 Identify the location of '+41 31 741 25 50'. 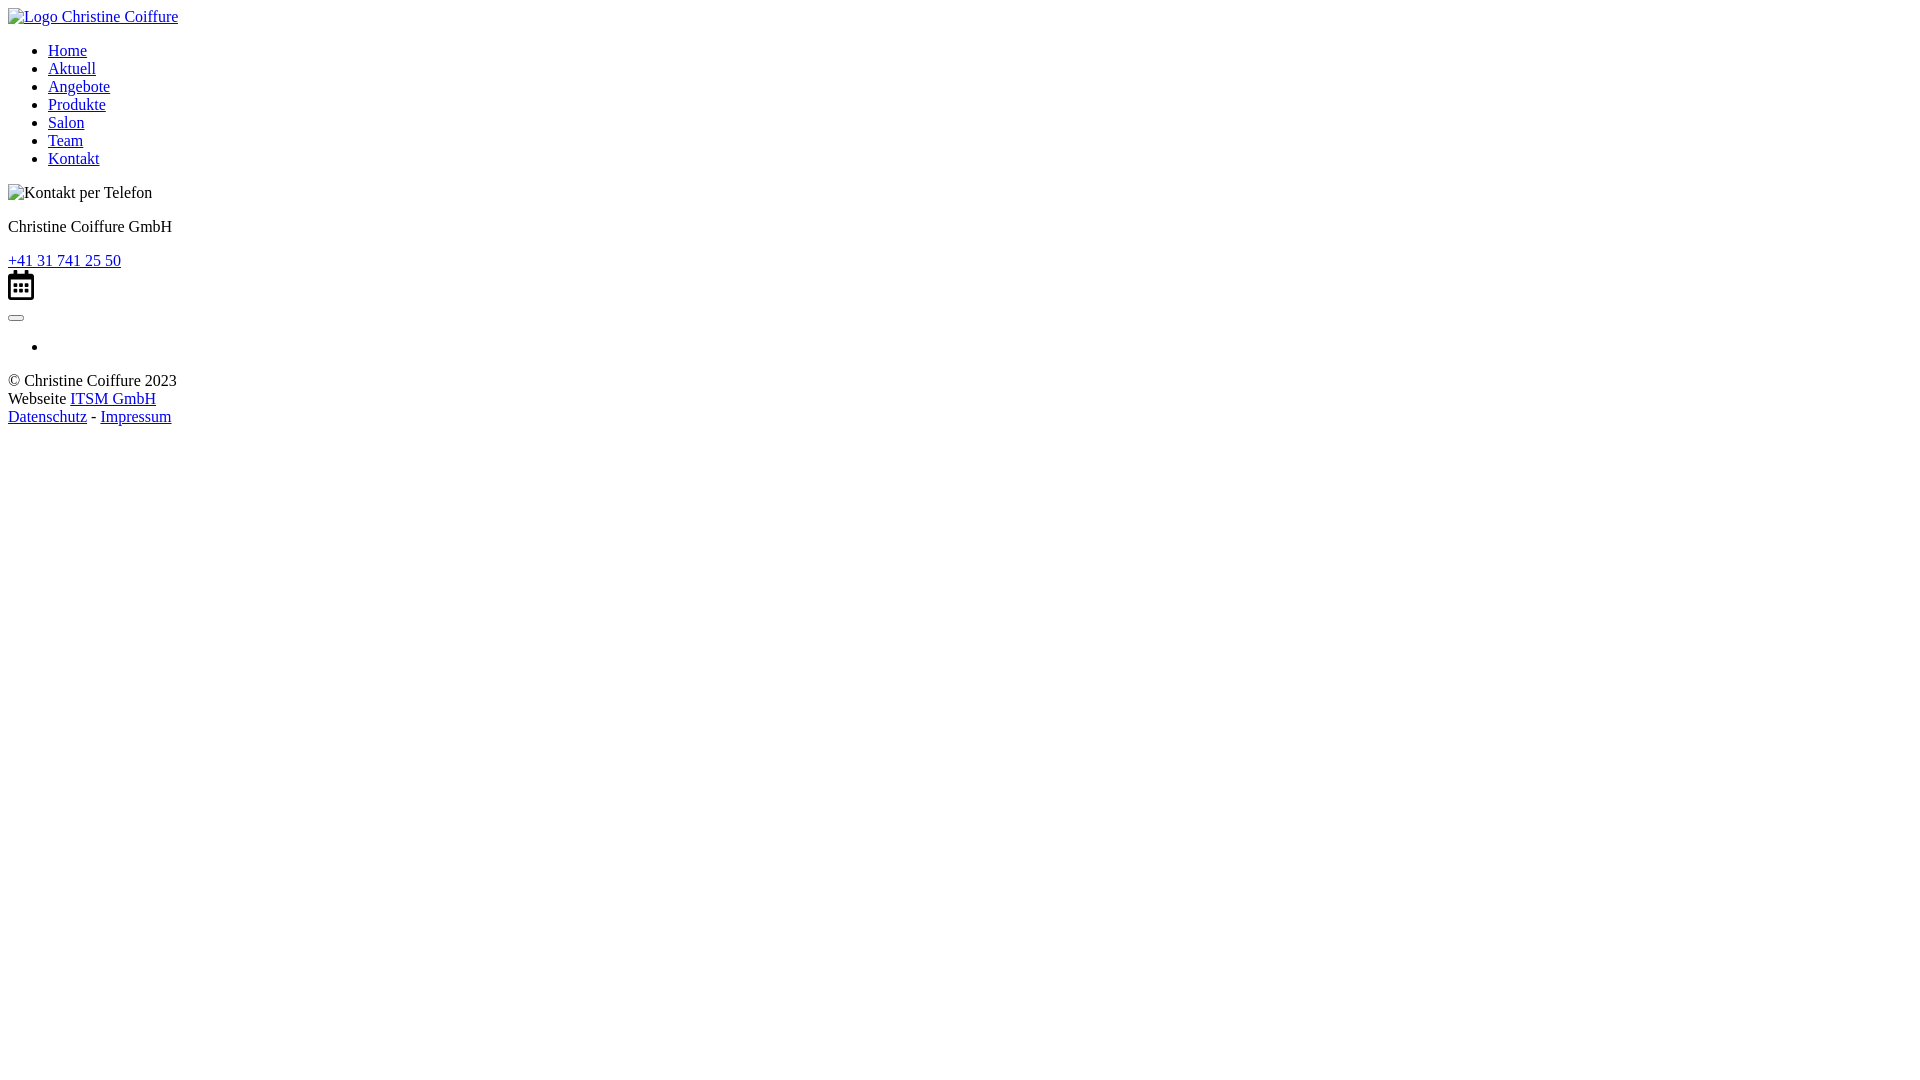
(64, 259).